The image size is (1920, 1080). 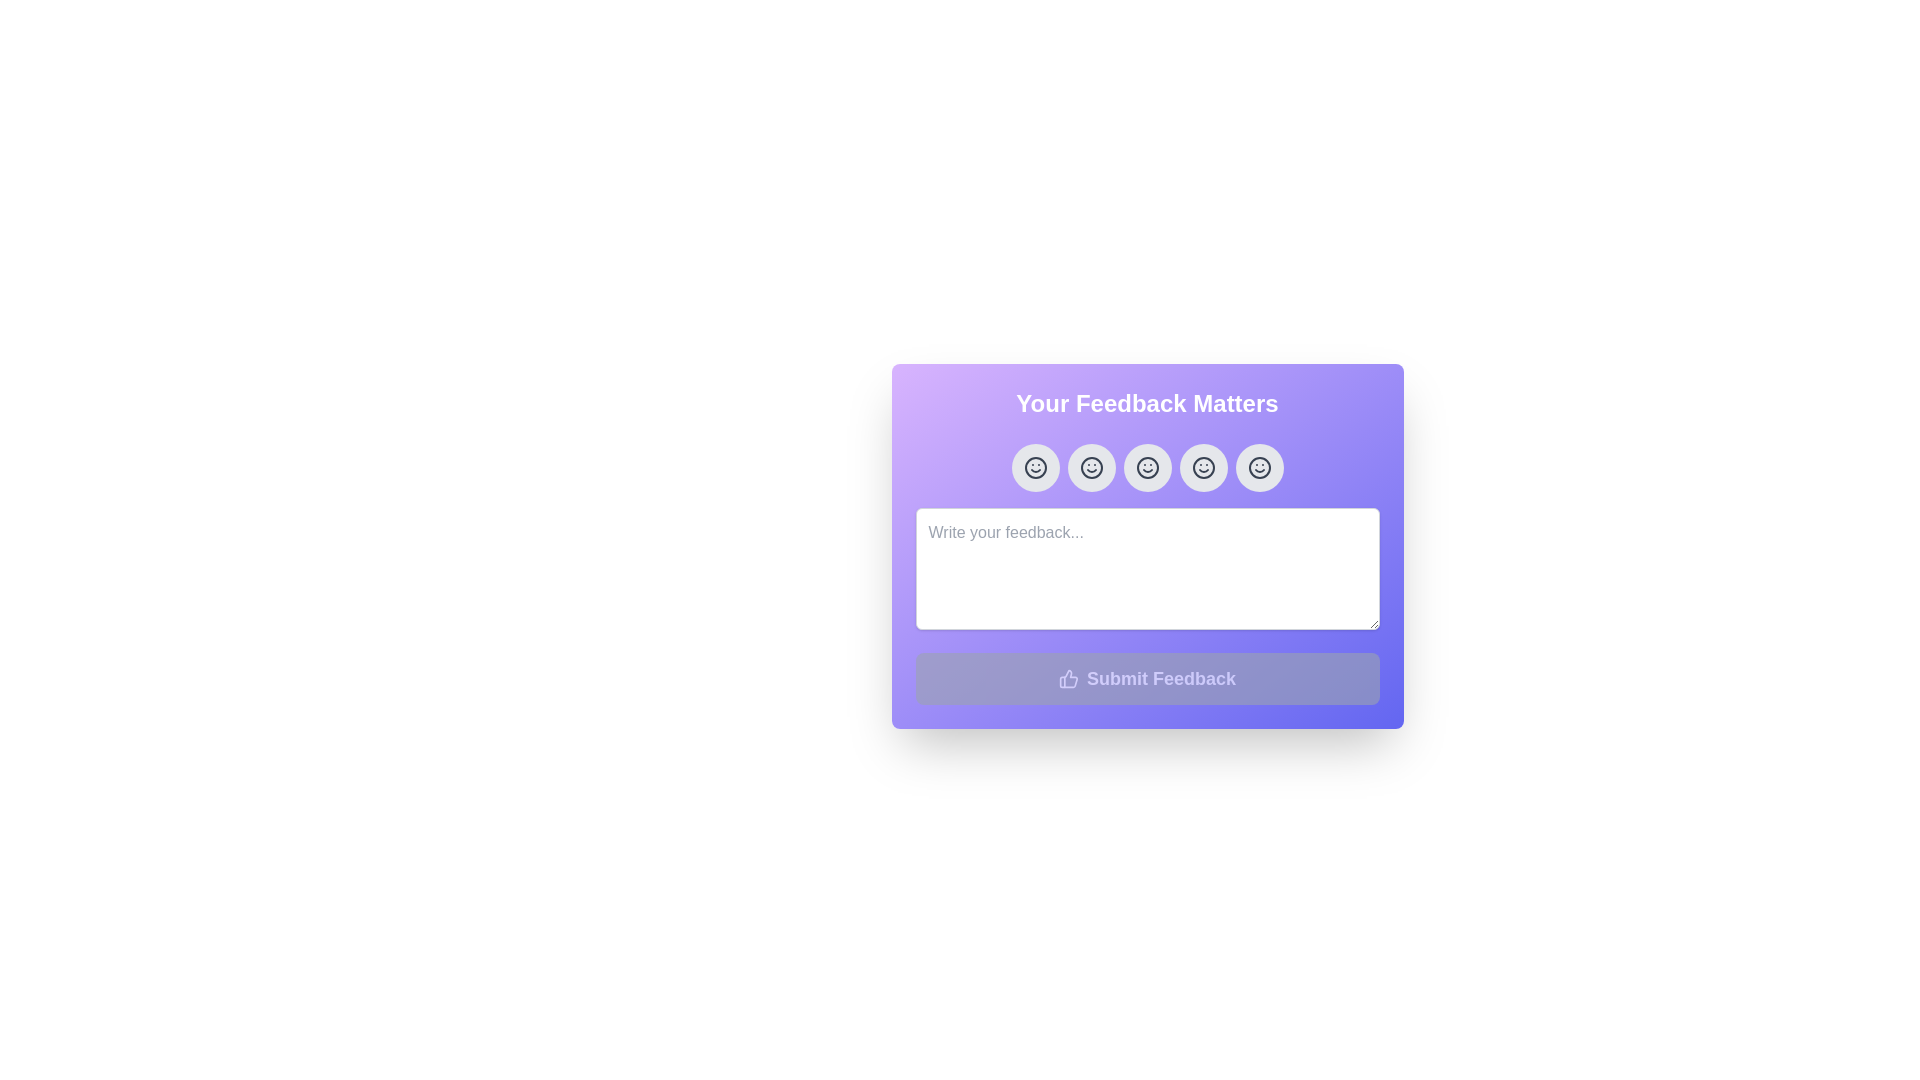 What do you see at coordinates (1090, 467) in the screenshot?
I see `the red nose icon of the clown emoji, which is the second emoji from the left in a row of five emojis under the heading 'Your Feedback Matters'` at bounding box center [1090, 467].